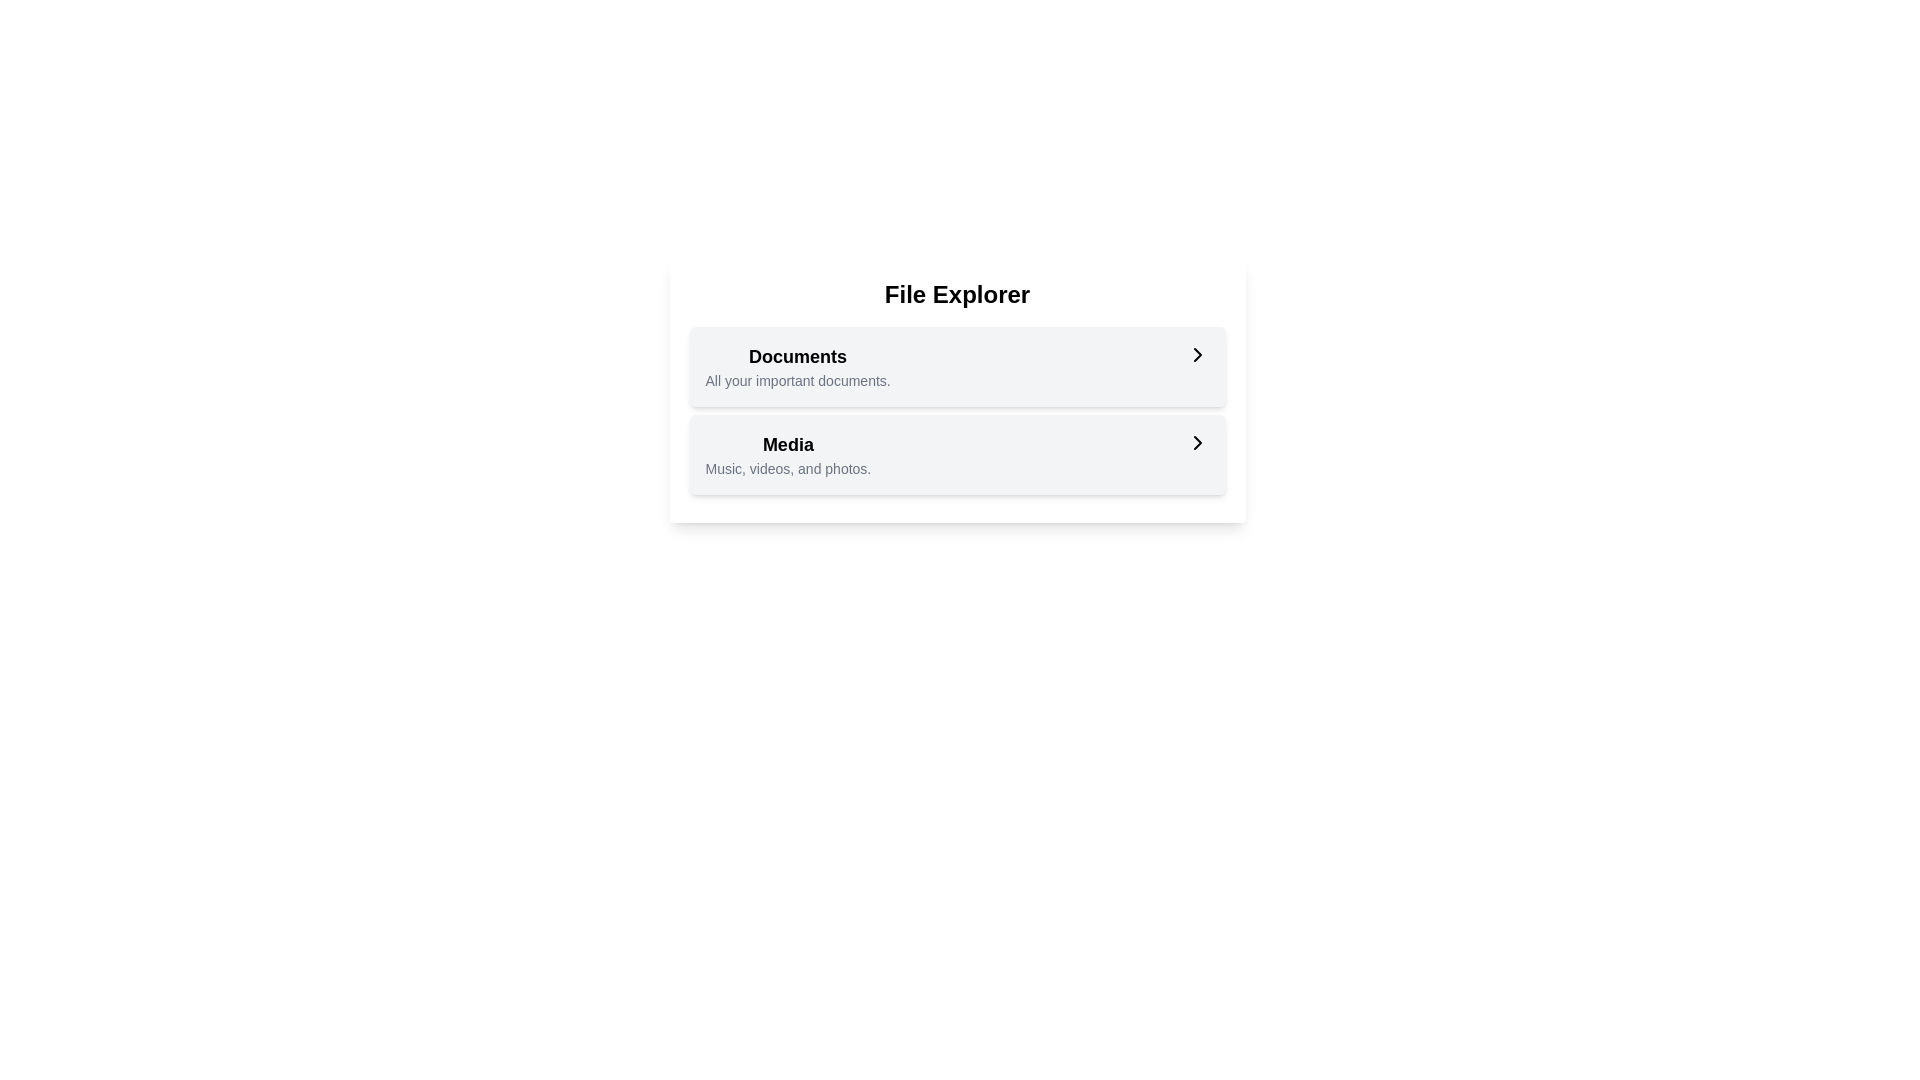 Image resolution: width=1920 pixels, height=1080 pixels. I want to click on the right-chevron icon, a small black arrow pointing to the right, located to the right of the 'Documents' entry in the 'File Explorer' section, so click(1197, 353).